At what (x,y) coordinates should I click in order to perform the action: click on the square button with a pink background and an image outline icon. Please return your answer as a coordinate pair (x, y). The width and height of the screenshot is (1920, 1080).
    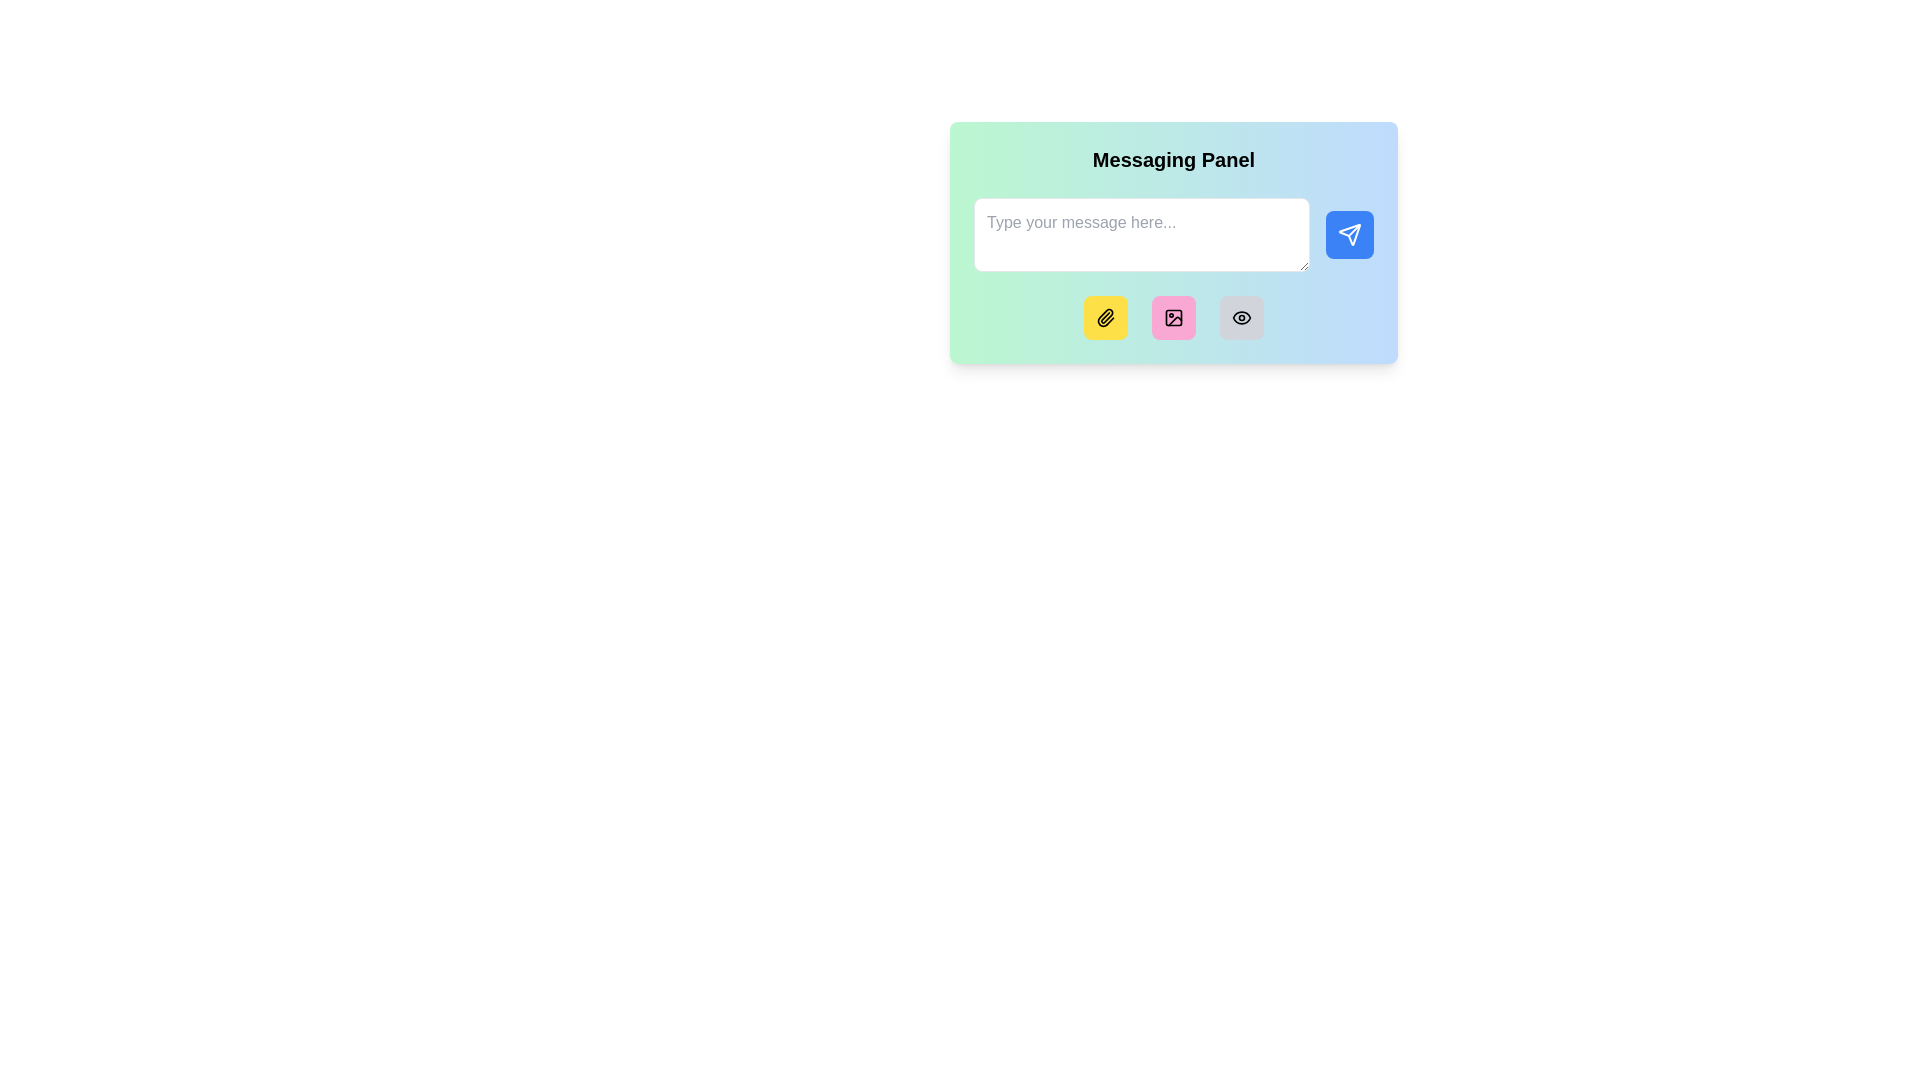
    Looking at the image, I should click on (1174, 316).